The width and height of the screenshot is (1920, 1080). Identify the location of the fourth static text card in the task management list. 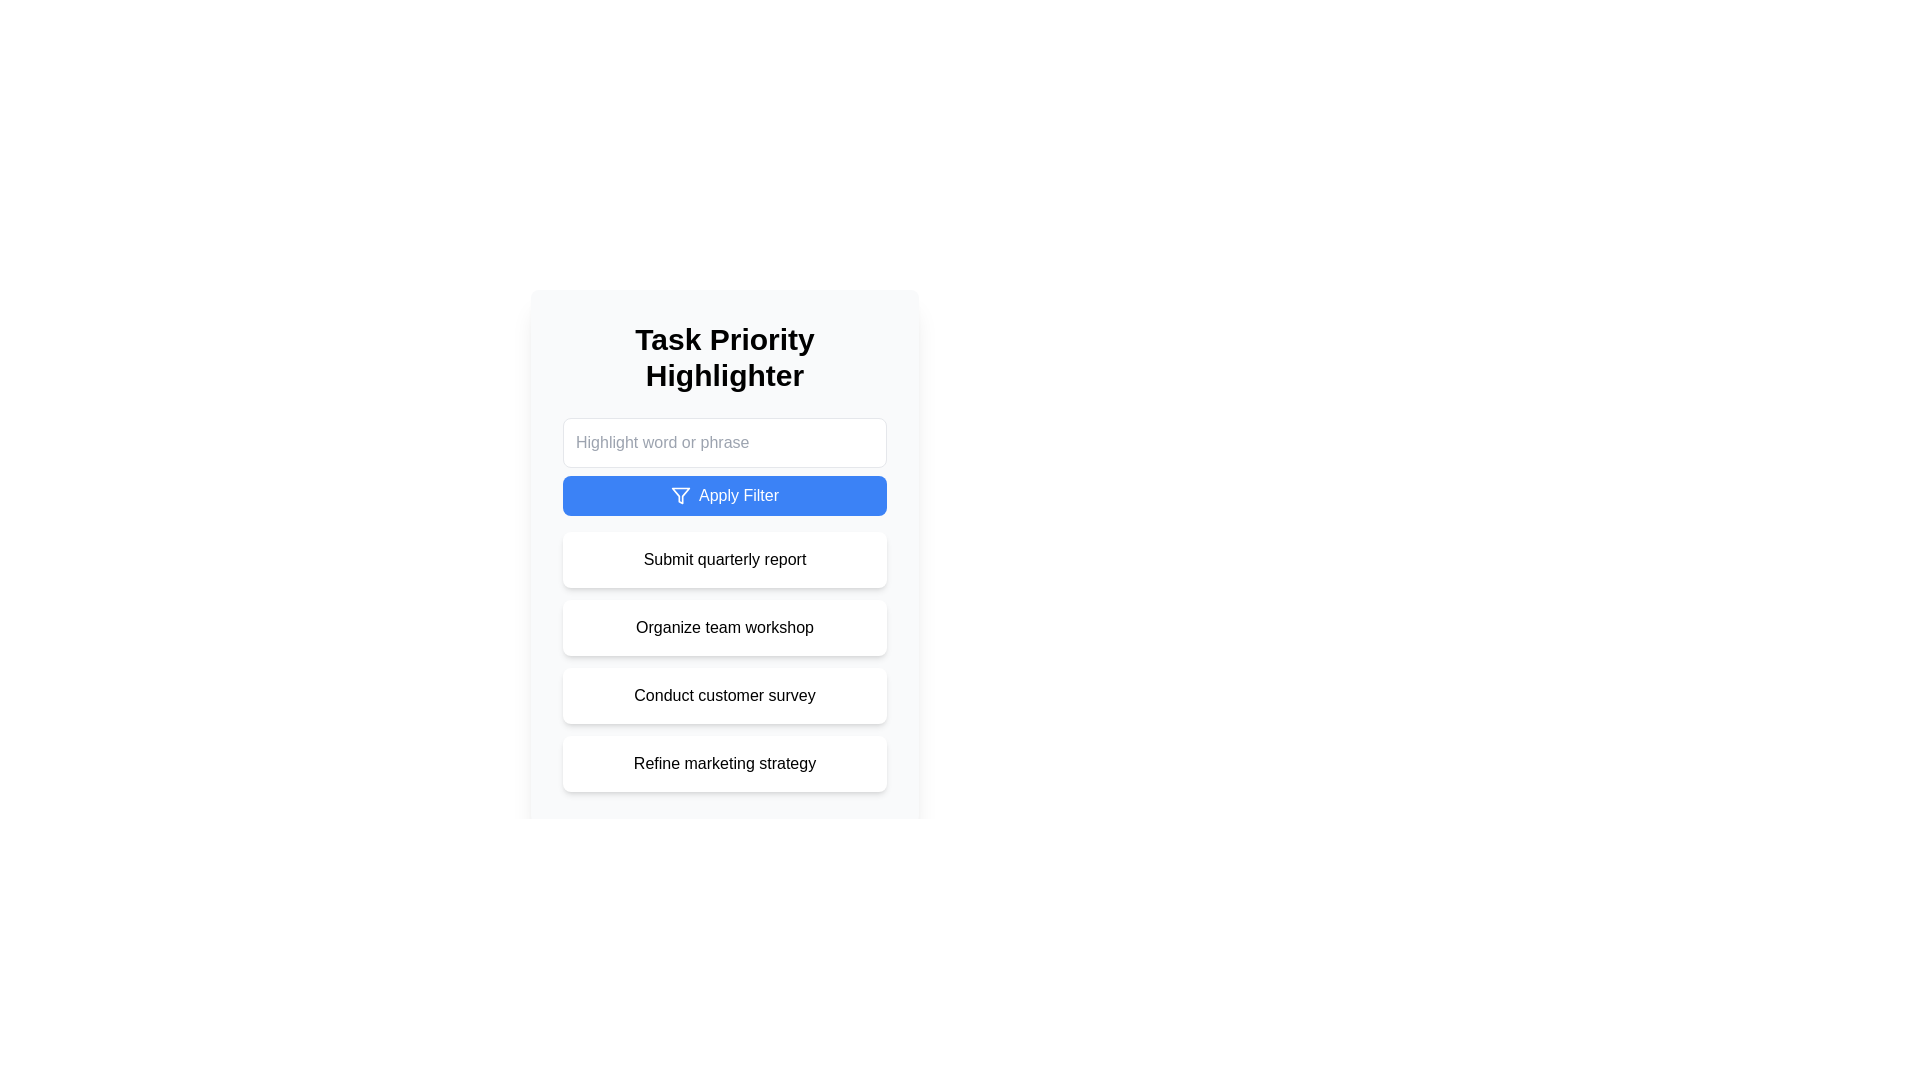
(723, 763).